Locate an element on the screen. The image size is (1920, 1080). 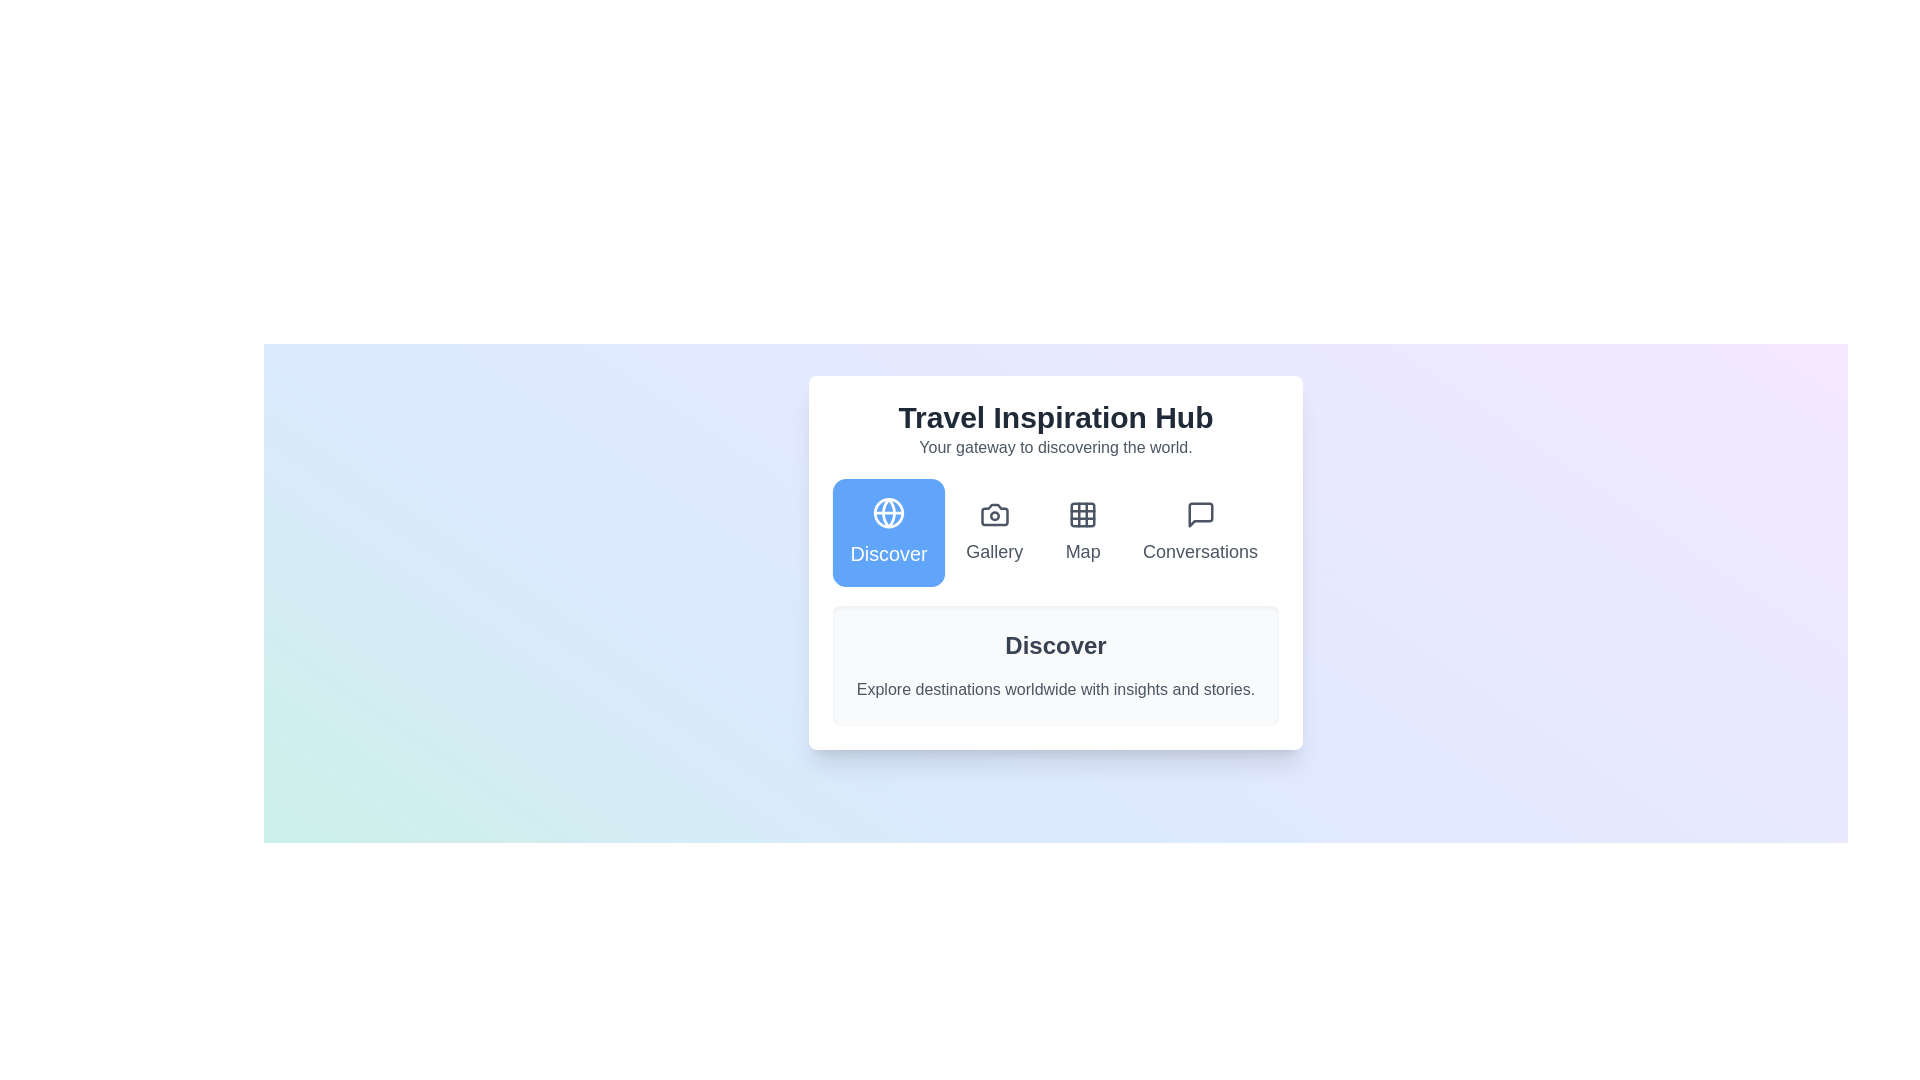
the 'Conversations' navigation button, which is the fourth button in a horizontal group located under the 'Travel Inspiration Hub' heading, to change its color is located at coordinates (1200, 531).